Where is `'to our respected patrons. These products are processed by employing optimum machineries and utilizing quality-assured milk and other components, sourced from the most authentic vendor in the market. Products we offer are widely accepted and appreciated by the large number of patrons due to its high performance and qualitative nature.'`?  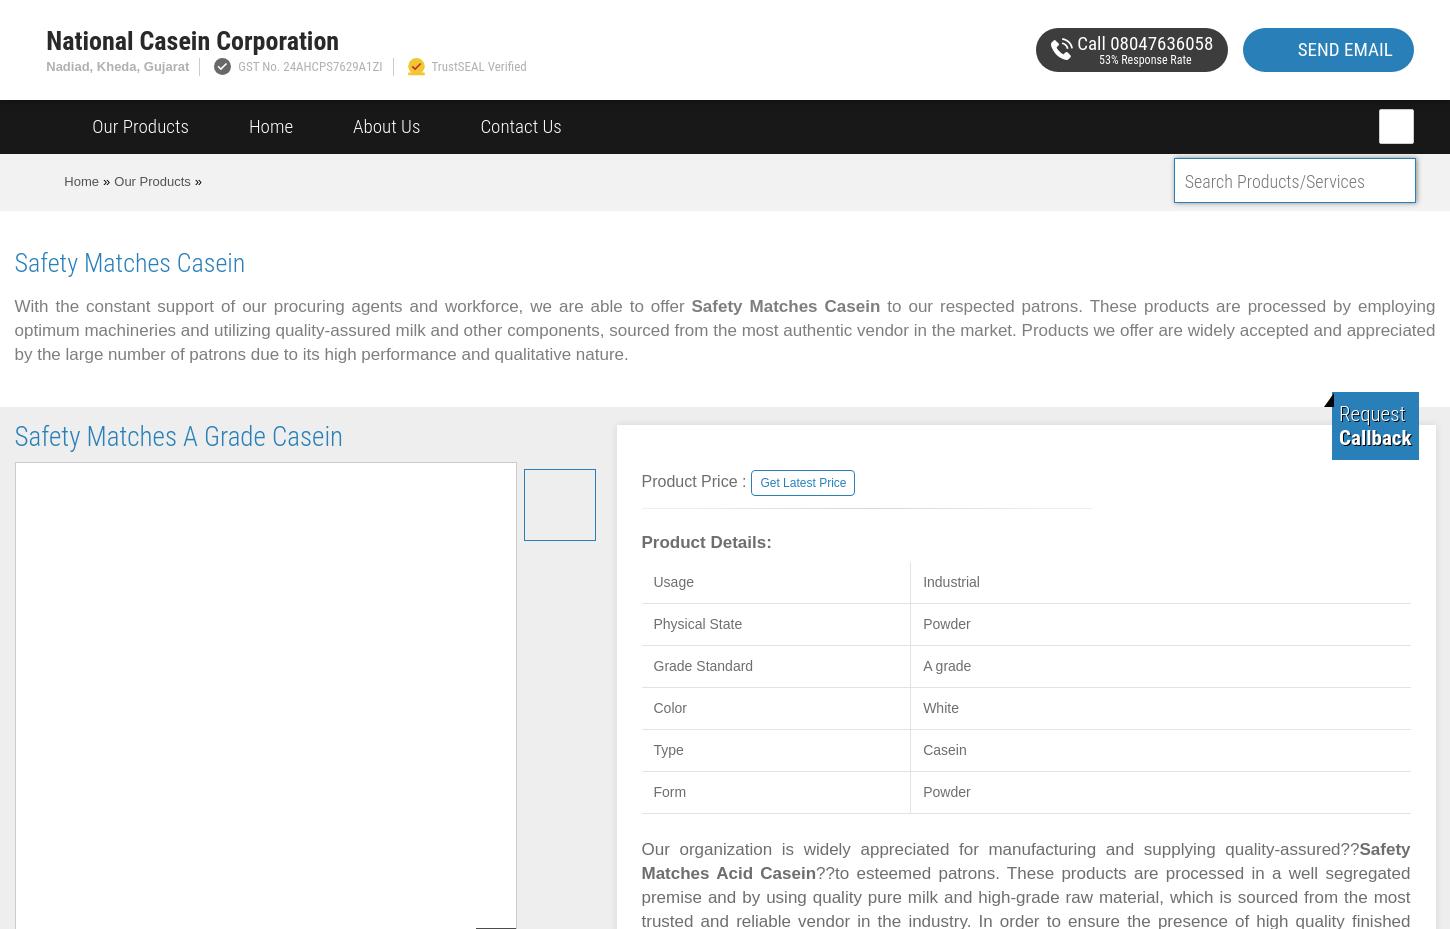
'to our respected patrons. These products are processed by employing optimum machineries and utilizing quality-assured milk and other components, sourced from the most authentic vendor in the market. Products we offer are widely accepted and appreciated by the large number of patrons due to its high performance and qualitative nature.' is located at coordinates (723, 330).